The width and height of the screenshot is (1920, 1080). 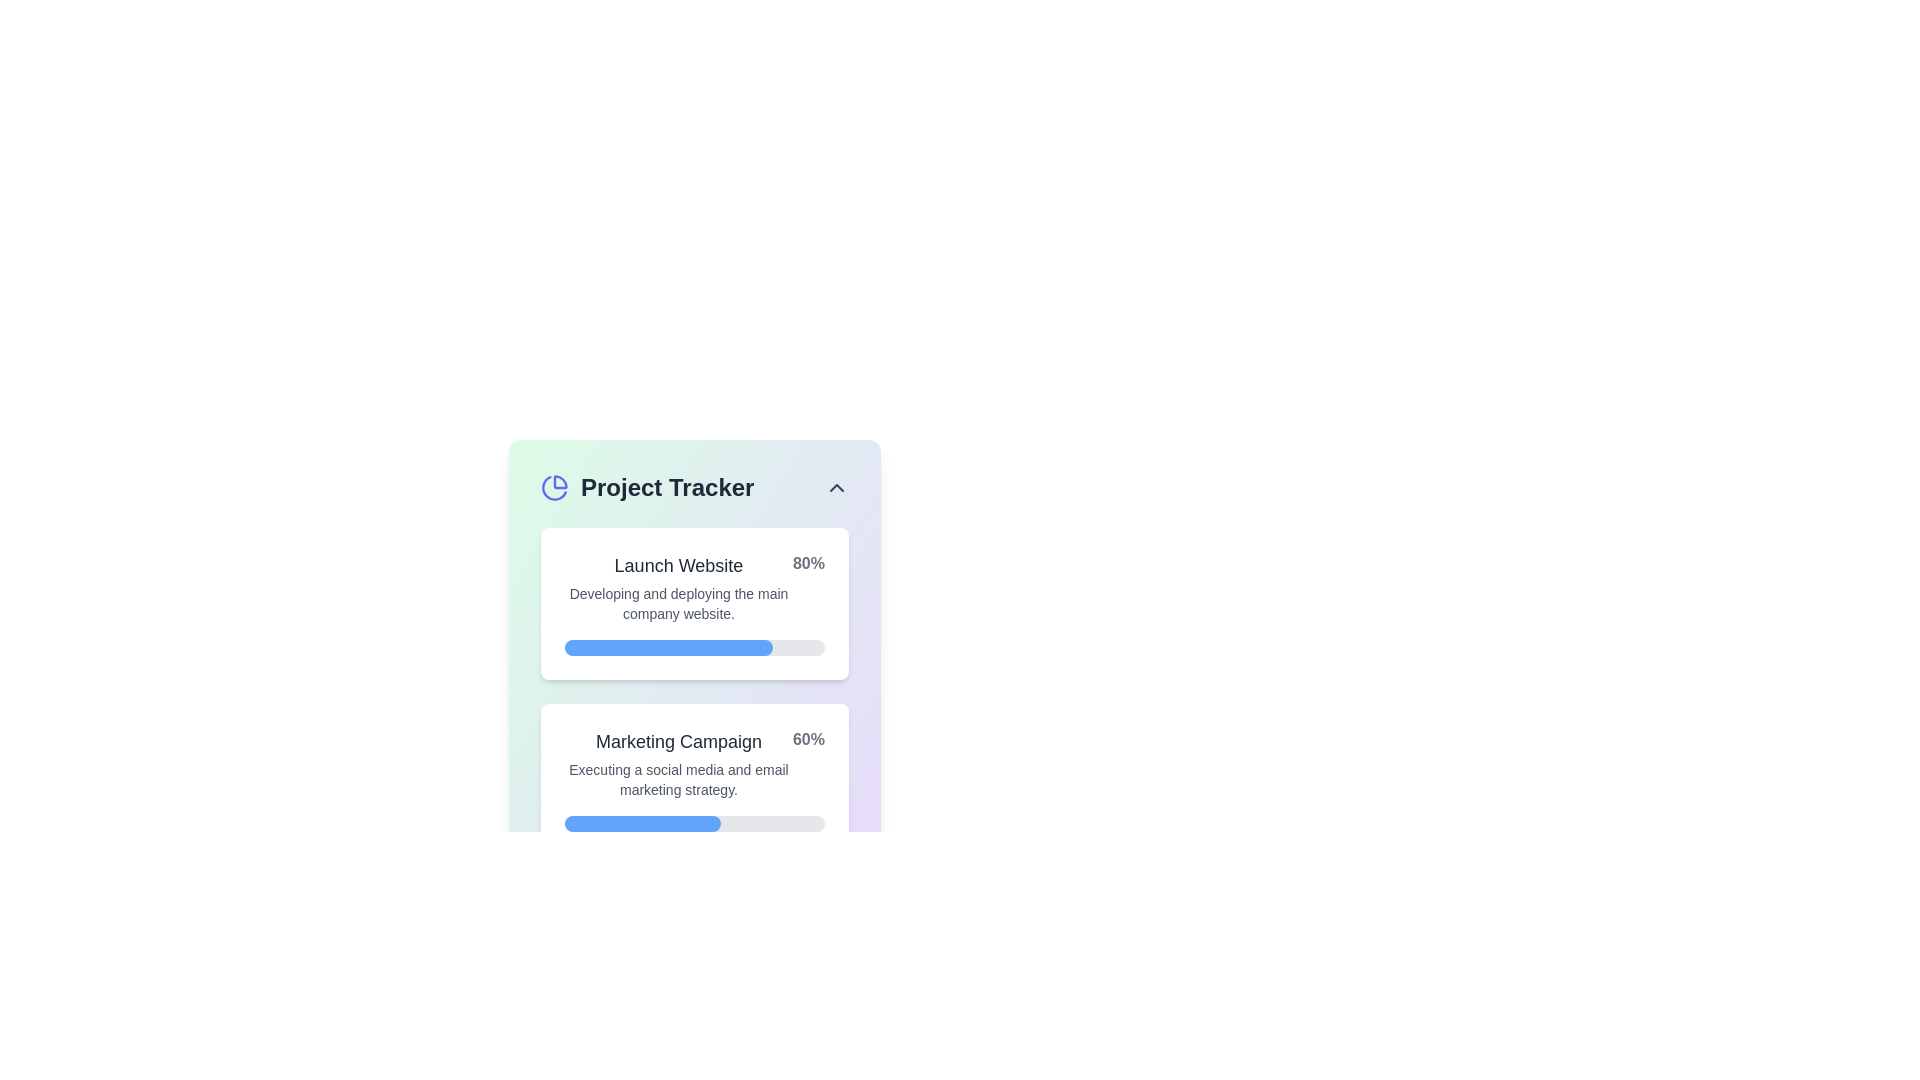 What do you see at coordinates (695, 648) in the screenshot?
I see `the progress bar with a light gray background and a blue colored segment, which is located within the 'Launch Website' card, below the text 'Developing and deploying the main company website.' and aligned with the '80%' text indicator` at bounding box center [695, 648].